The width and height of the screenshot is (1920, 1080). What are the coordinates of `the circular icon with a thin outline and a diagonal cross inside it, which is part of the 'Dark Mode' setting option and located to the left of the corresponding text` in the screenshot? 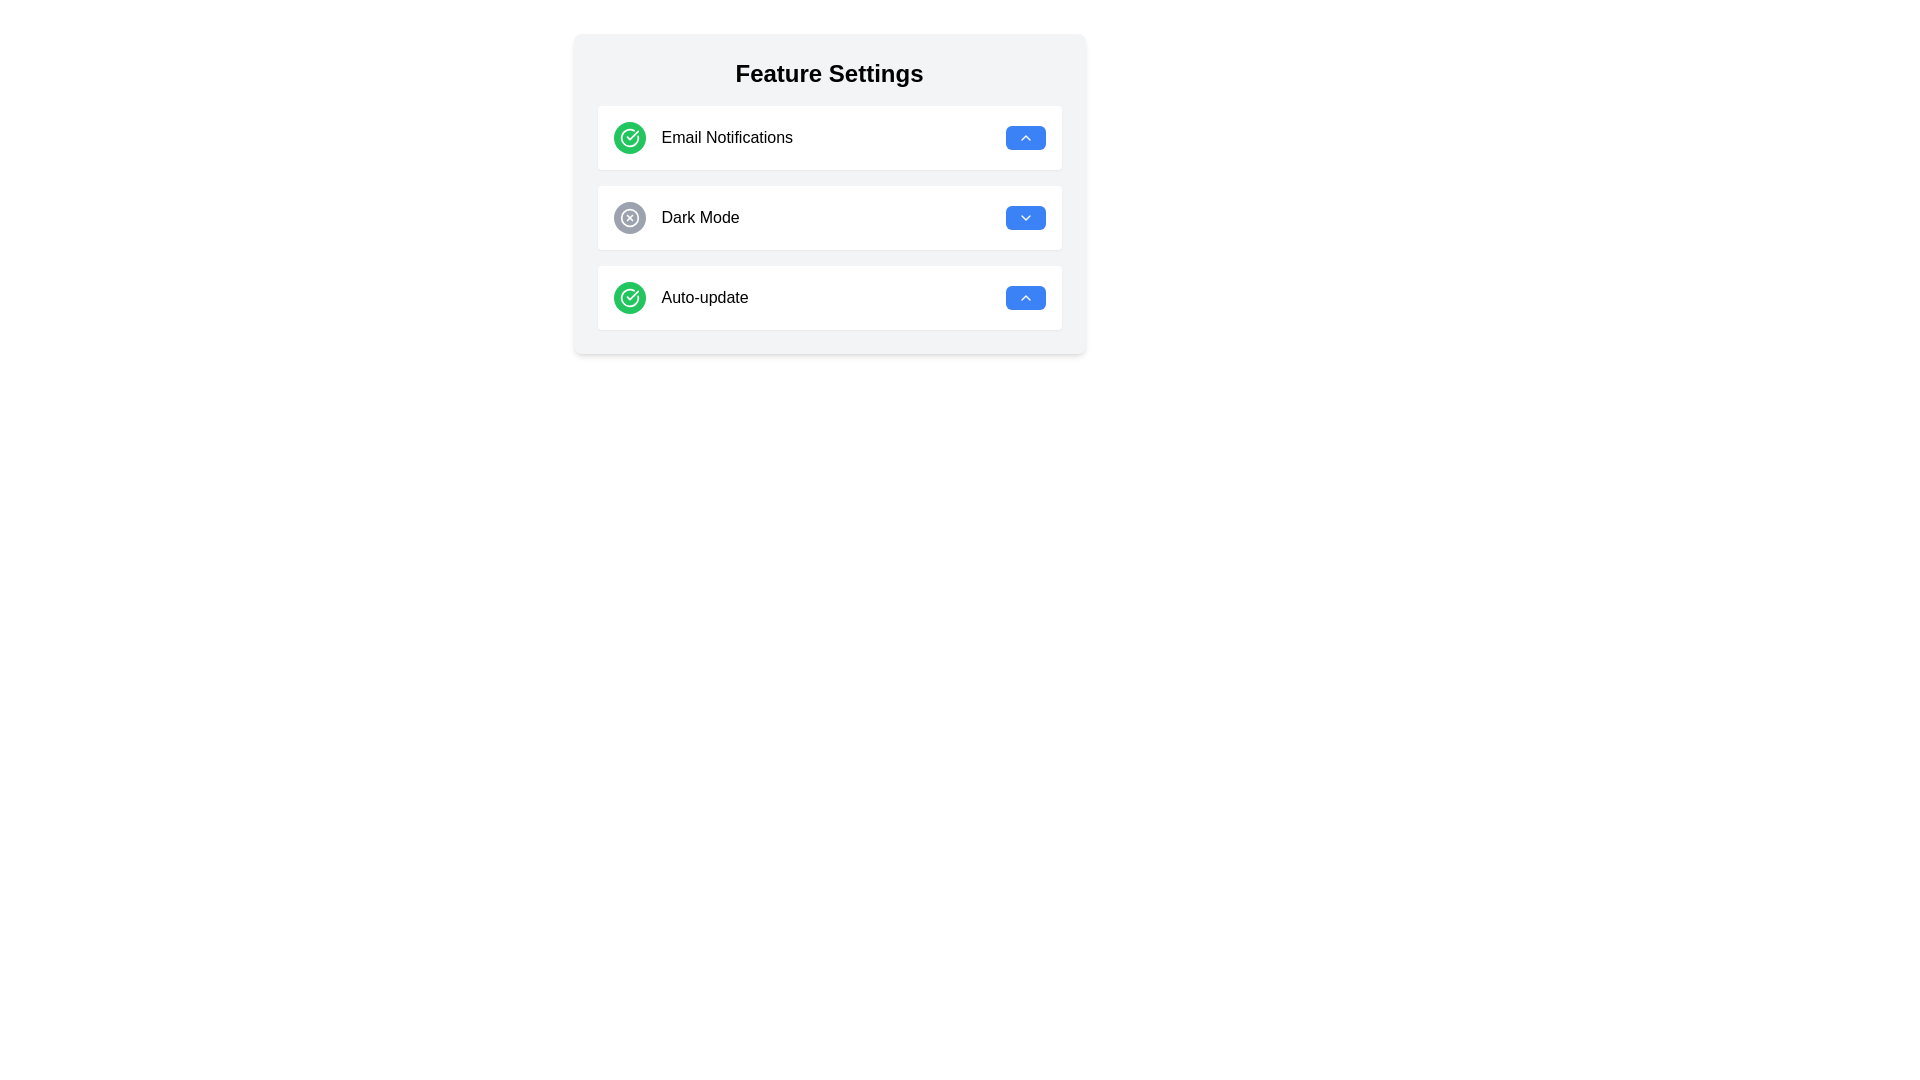 It's located at (628, 218).